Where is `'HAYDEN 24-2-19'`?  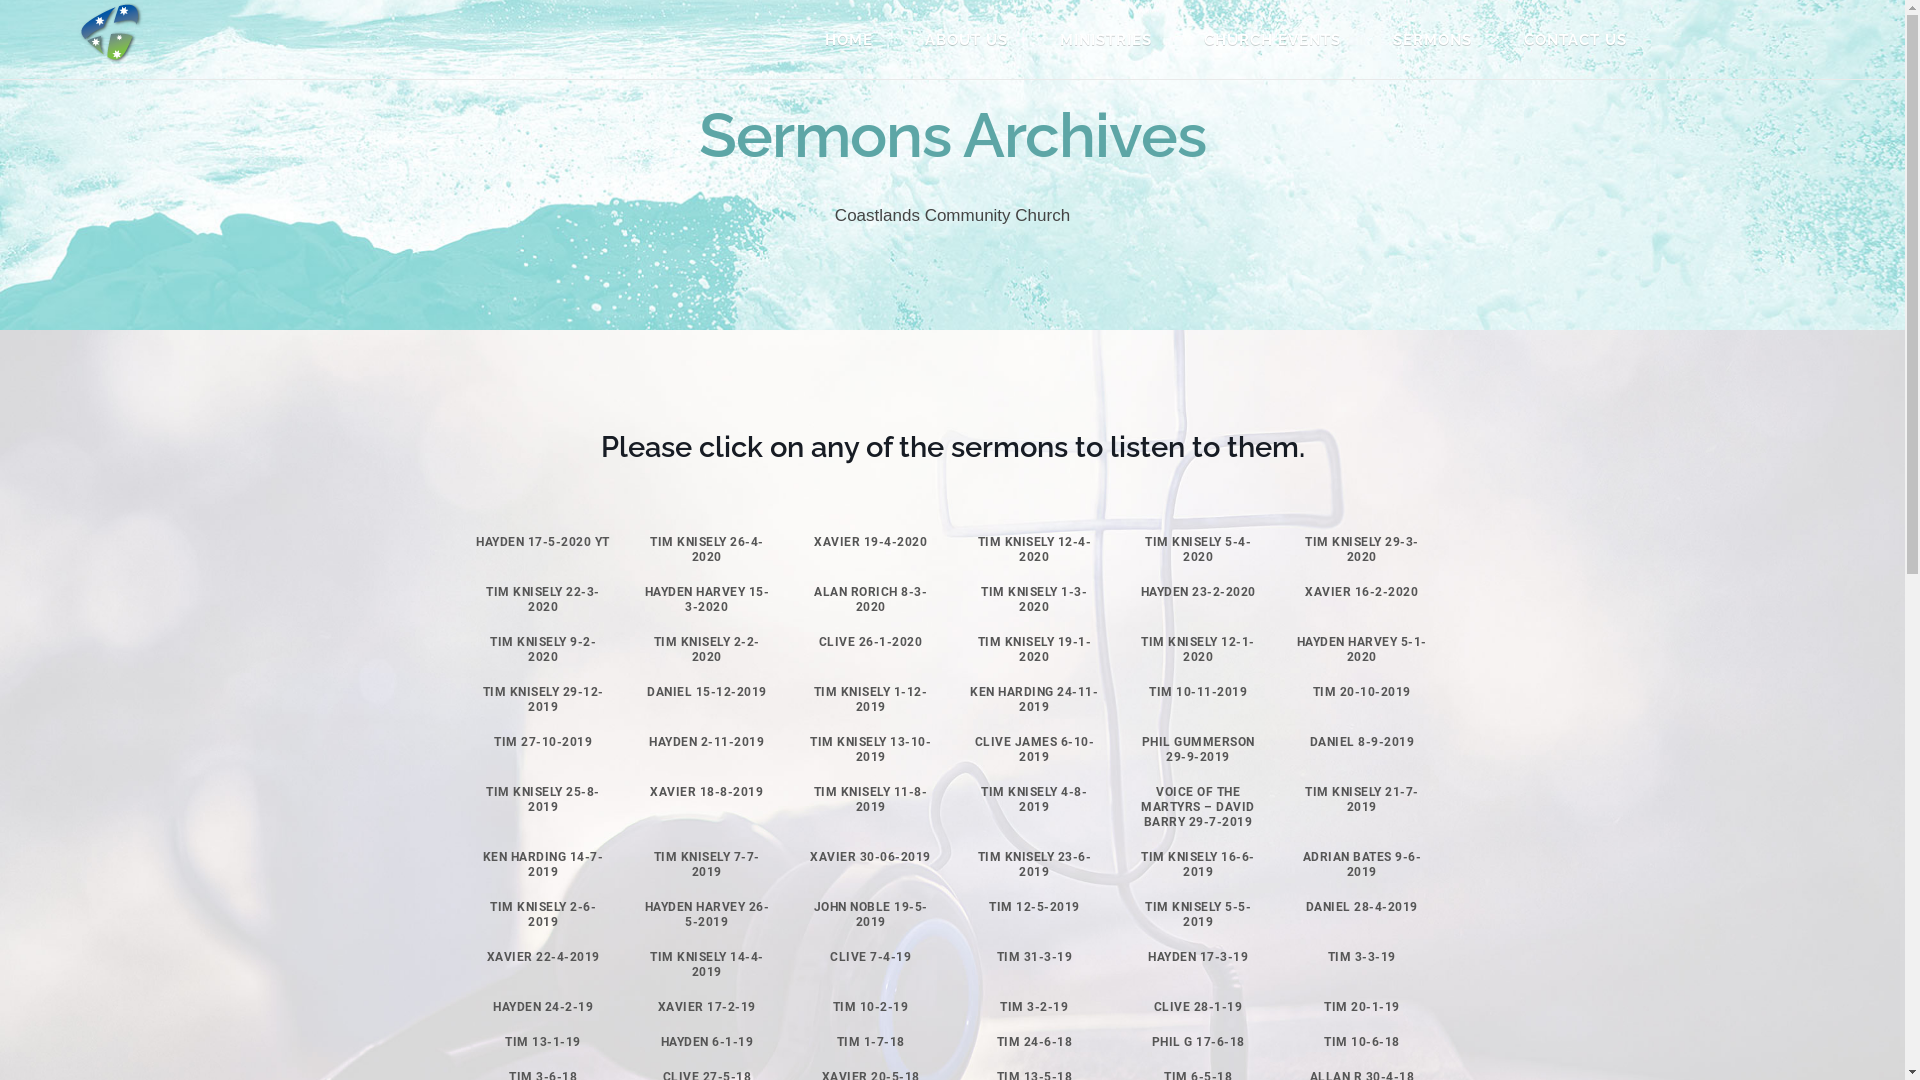
'HAYDEN 24-2-19' is located at coordinates (493, 1006).